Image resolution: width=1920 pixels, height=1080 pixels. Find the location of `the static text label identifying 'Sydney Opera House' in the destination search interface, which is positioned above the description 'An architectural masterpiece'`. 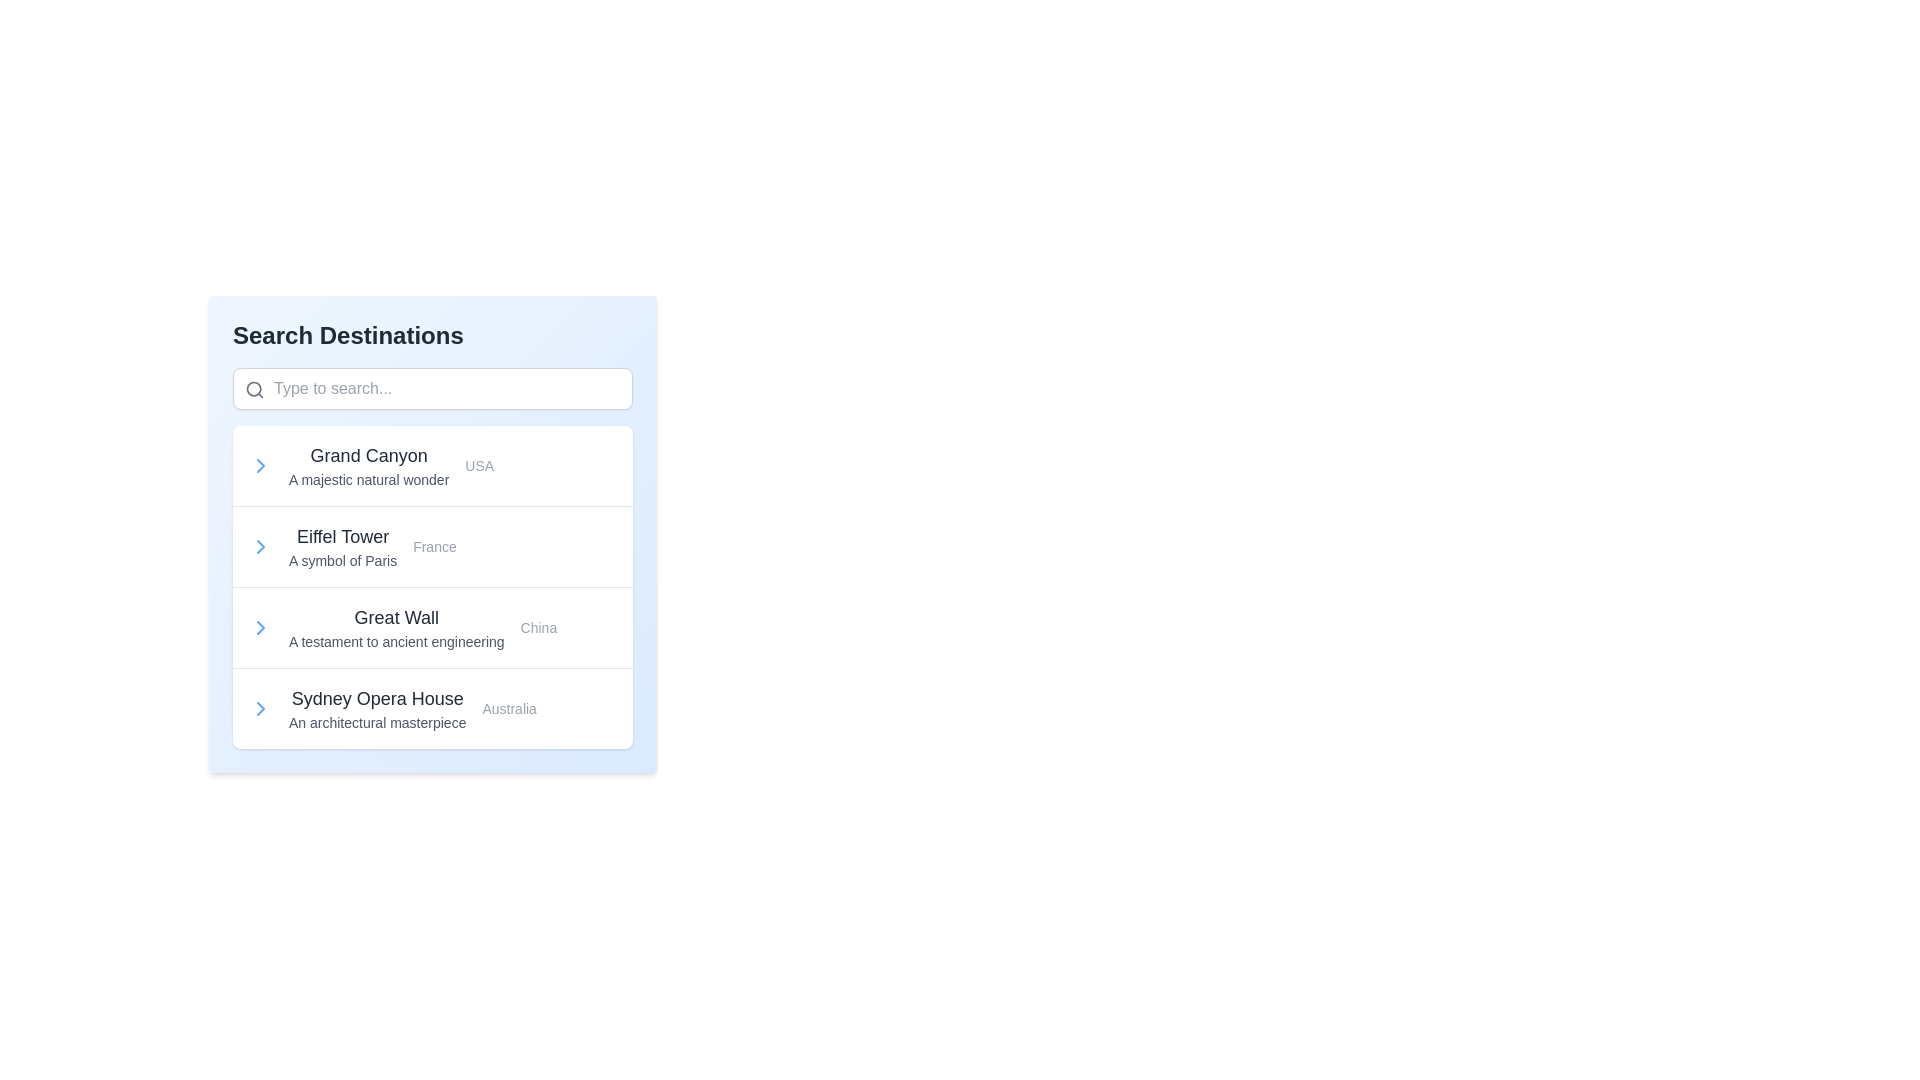

the static text label identifying 'Sydney Opera House' in the destination search interface, which is positioned above the description 'An architectural masterpiece' is located at coordinates (377, 697).